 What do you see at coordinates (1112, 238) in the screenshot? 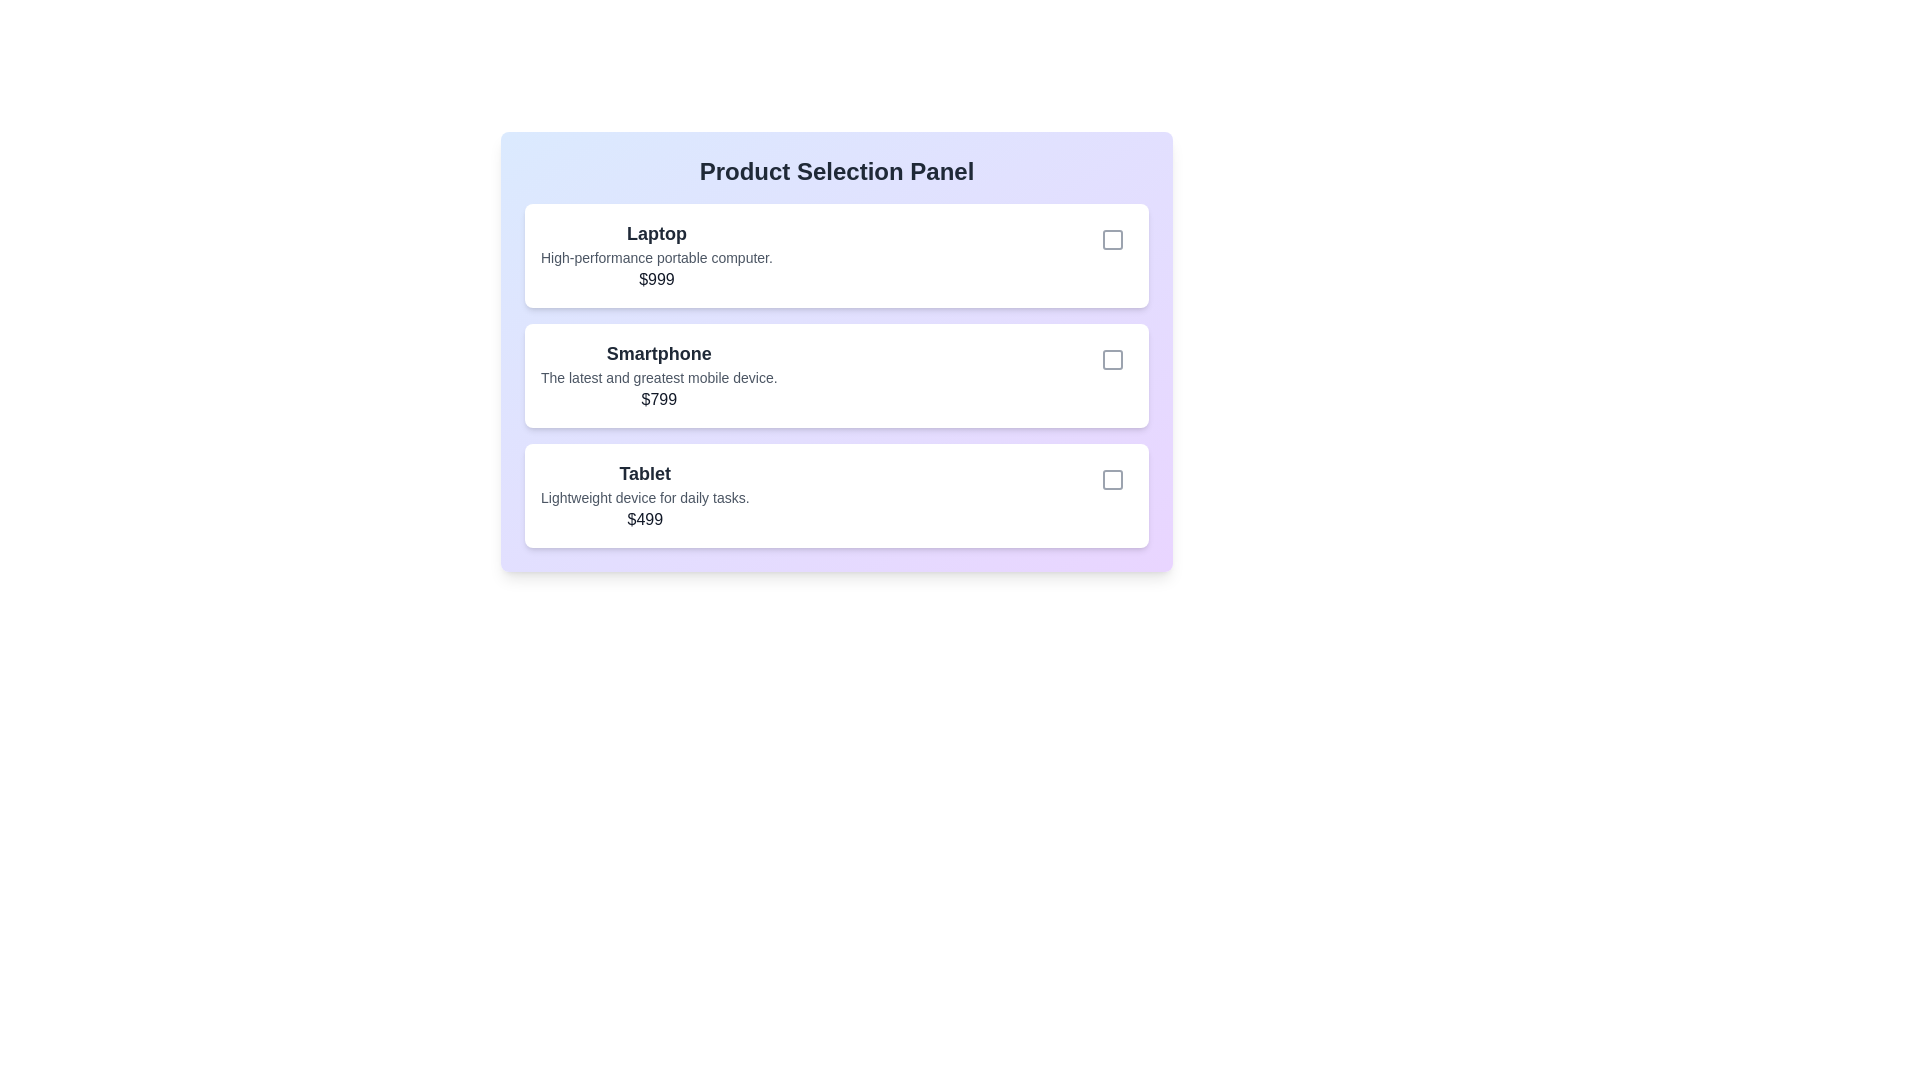
I see `the product identified by Laptop` at bounding box center [1112, 238].